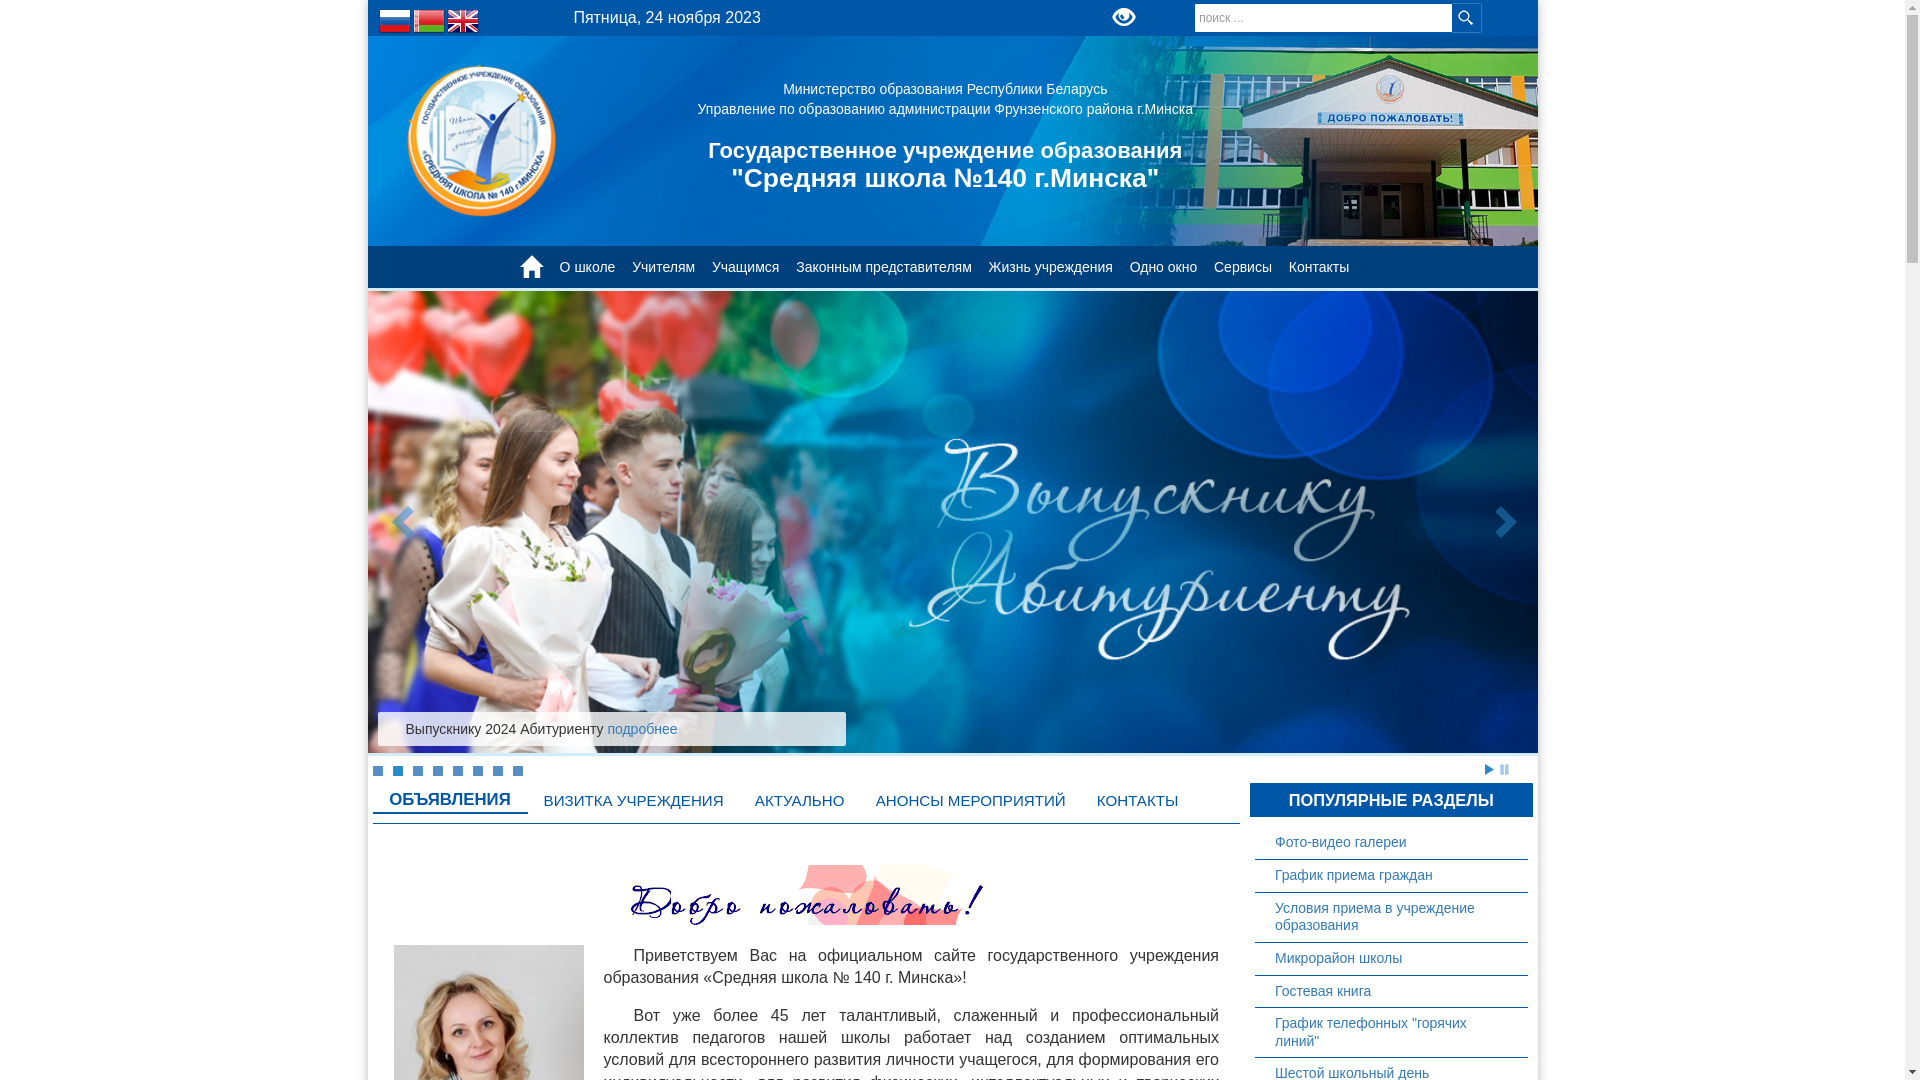 The width and height of the screenshot is (1920, 1080). What do you see at coordinates (491, 770) in the screenshot?
I see `'7'` at bounding box center [491, 770].